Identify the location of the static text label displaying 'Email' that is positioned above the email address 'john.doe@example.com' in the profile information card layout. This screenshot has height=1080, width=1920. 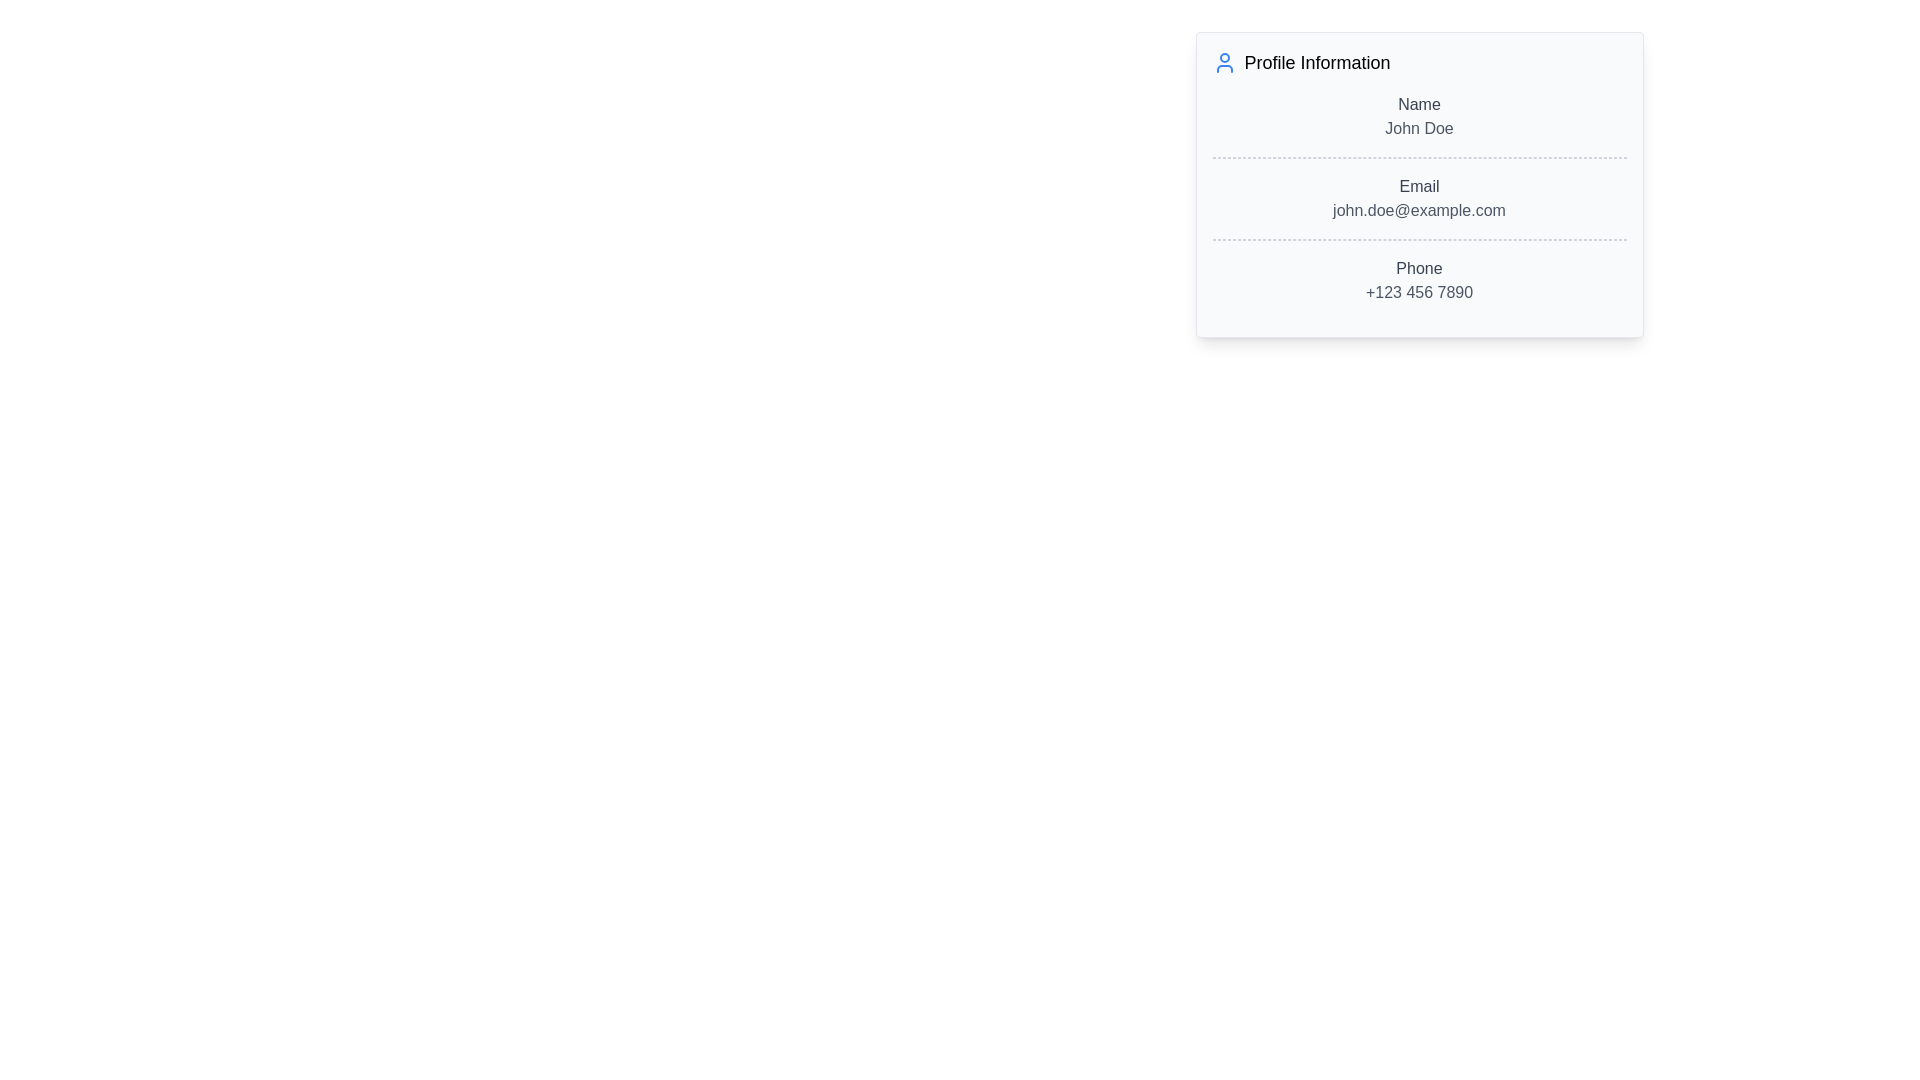
(1418, 186).